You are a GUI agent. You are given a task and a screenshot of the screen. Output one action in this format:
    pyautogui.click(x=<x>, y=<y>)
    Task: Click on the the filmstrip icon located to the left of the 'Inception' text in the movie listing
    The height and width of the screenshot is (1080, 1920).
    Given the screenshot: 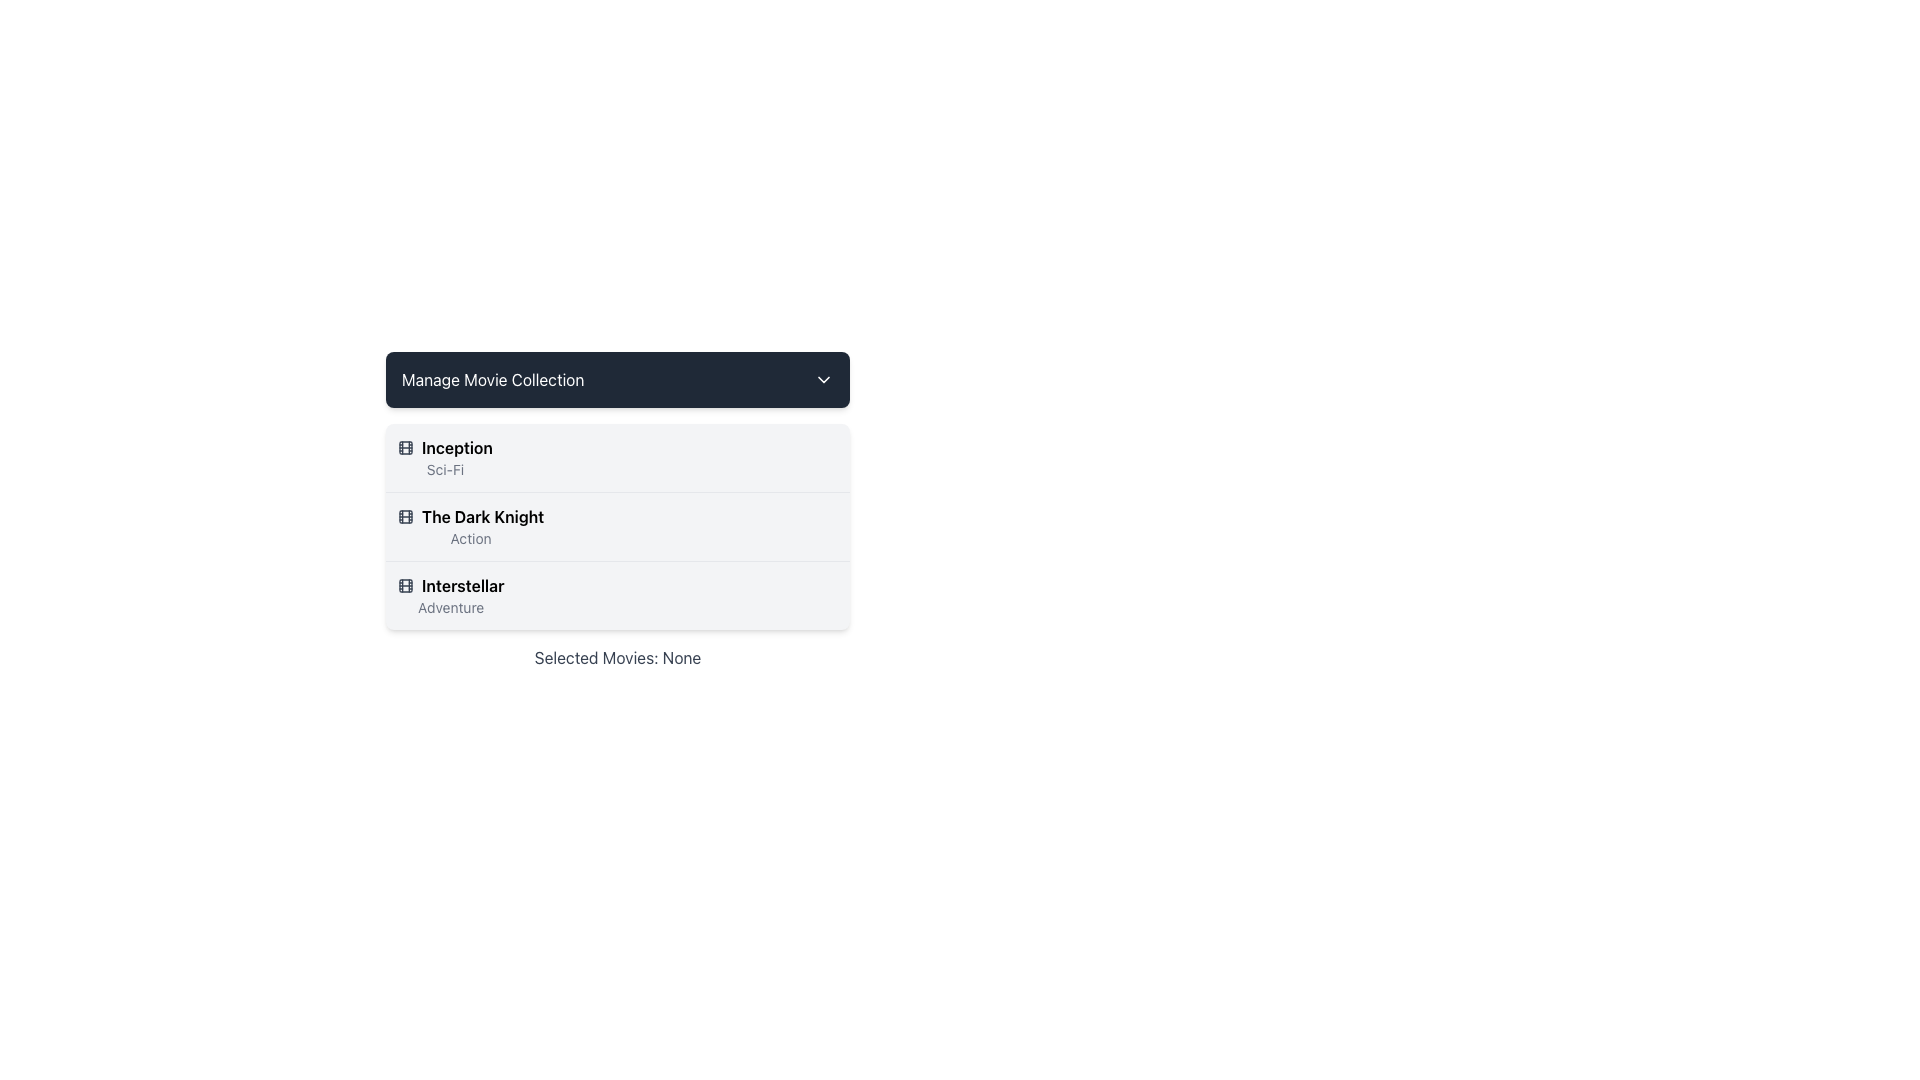 What is the action you would take?
    pyautogui.click(x=405, y=446)
    